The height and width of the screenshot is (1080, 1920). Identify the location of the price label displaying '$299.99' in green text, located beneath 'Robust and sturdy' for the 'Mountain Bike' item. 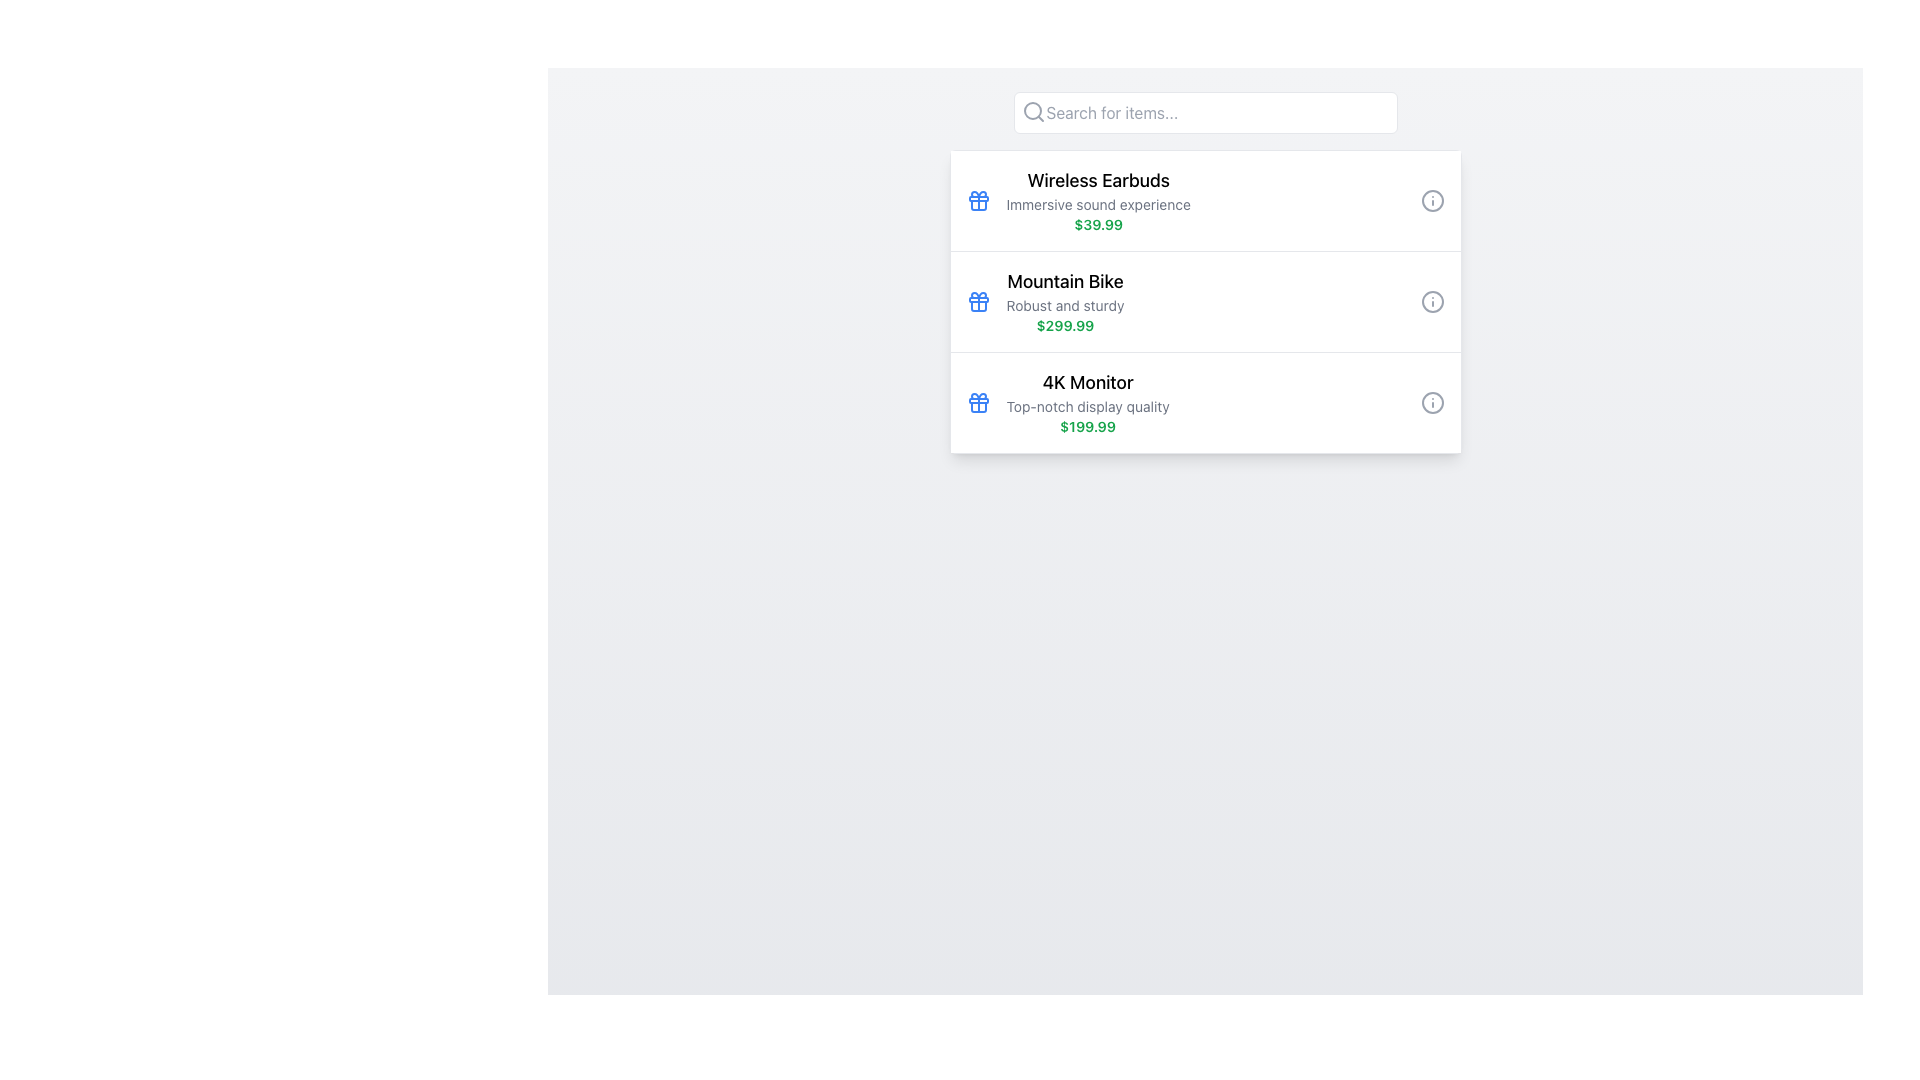
(1064, 325).